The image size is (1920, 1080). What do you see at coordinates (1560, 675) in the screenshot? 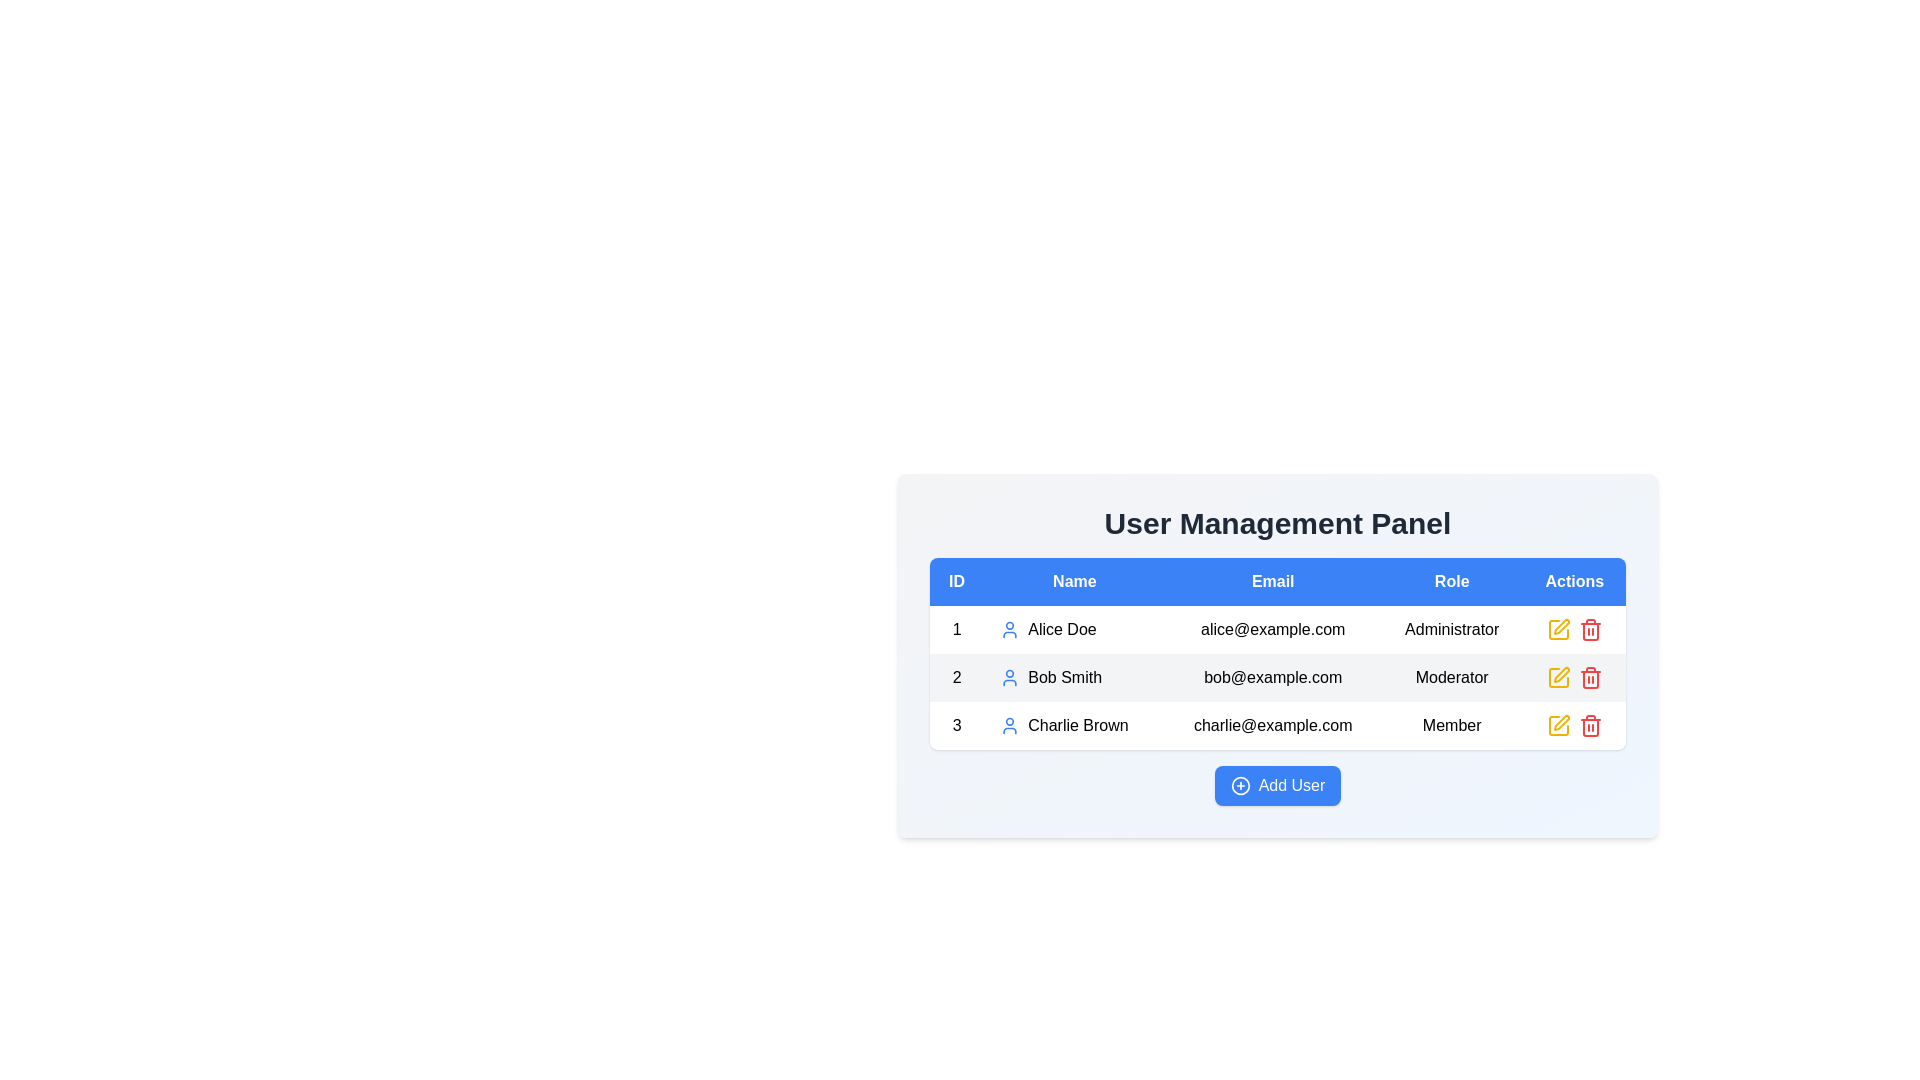
I see `the edit icon resembling a pen in the actions column of the user management table for Bob Smith` at bounding box center [1560, 675].